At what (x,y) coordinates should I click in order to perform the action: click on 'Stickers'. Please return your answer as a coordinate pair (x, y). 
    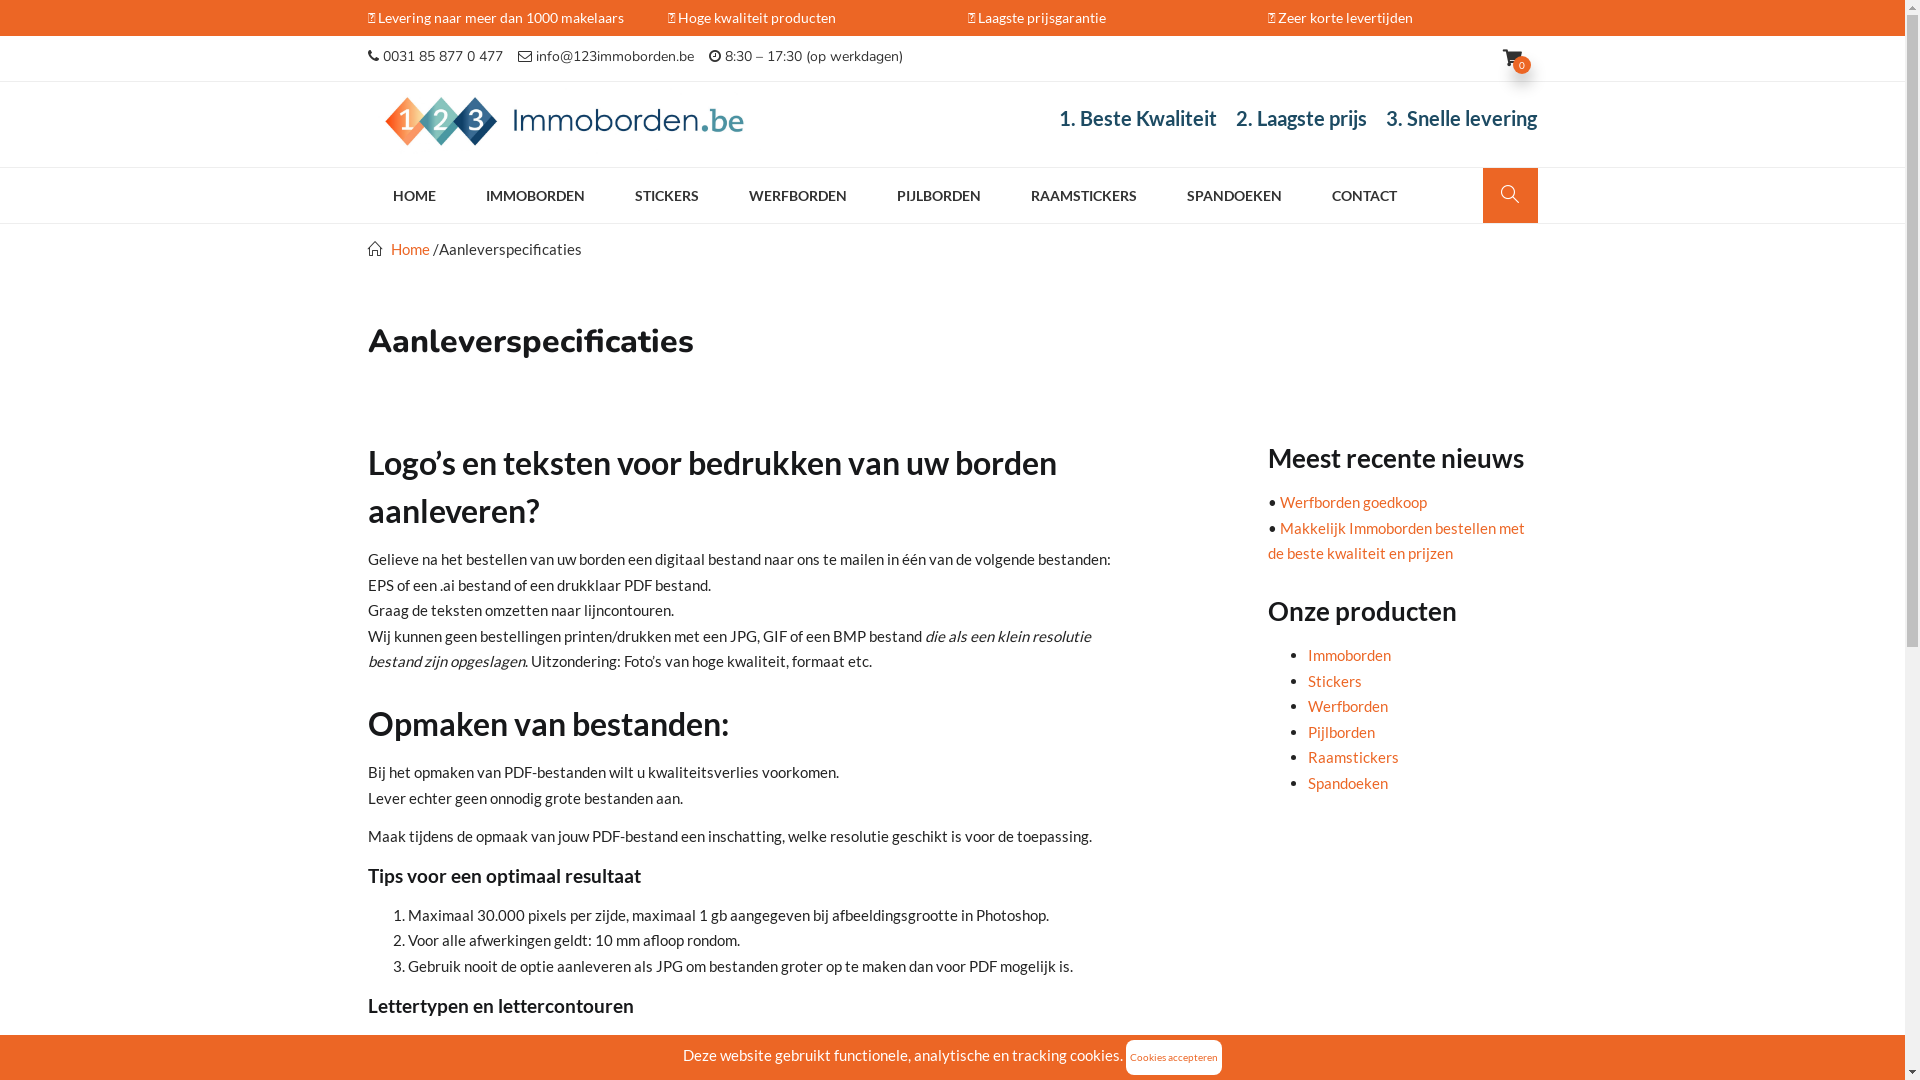
    Looking at the image, I should click on (1334, 680).